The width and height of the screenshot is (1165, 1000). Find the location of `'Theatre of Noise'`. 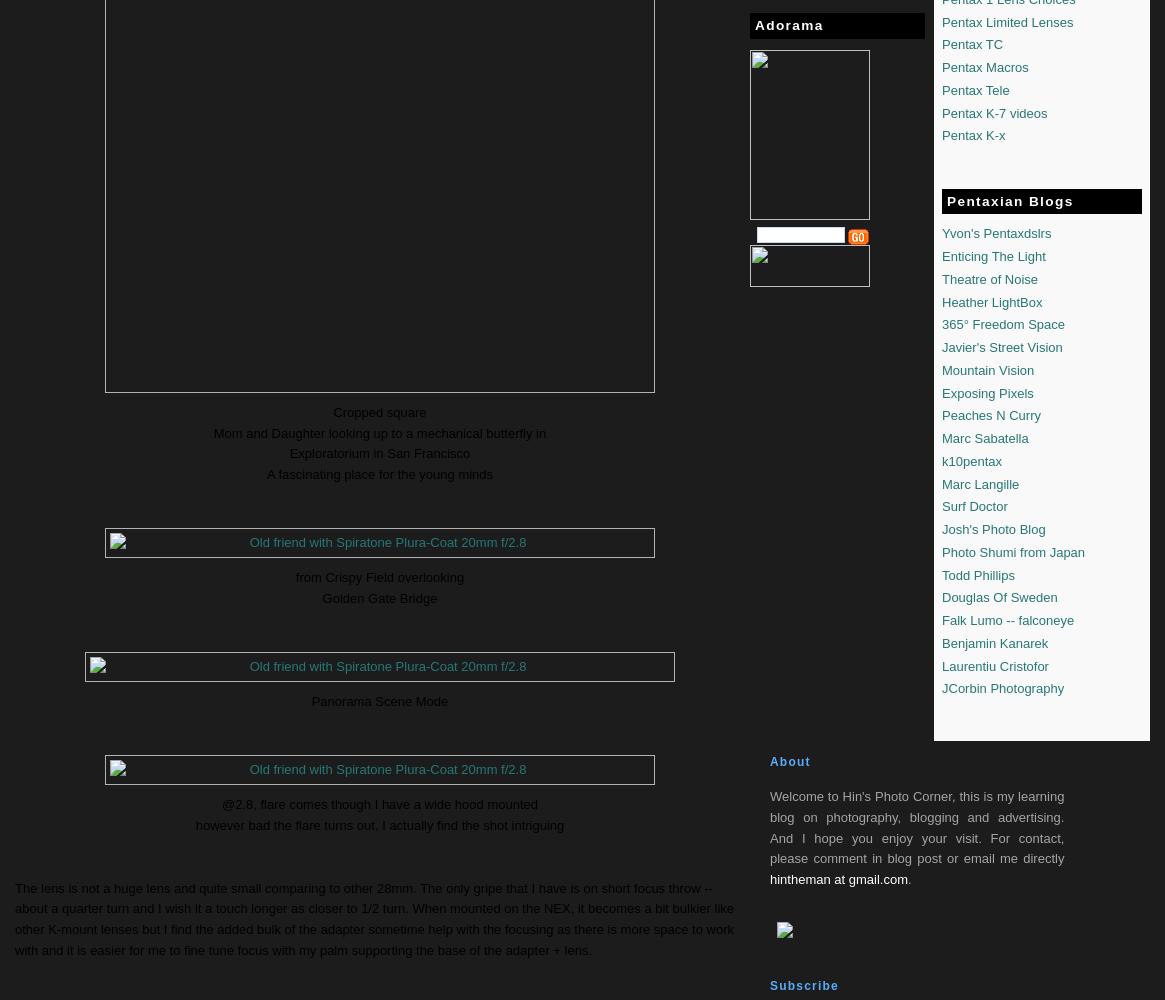

'Theatre of Noise' is located at coordinates (990, 278).